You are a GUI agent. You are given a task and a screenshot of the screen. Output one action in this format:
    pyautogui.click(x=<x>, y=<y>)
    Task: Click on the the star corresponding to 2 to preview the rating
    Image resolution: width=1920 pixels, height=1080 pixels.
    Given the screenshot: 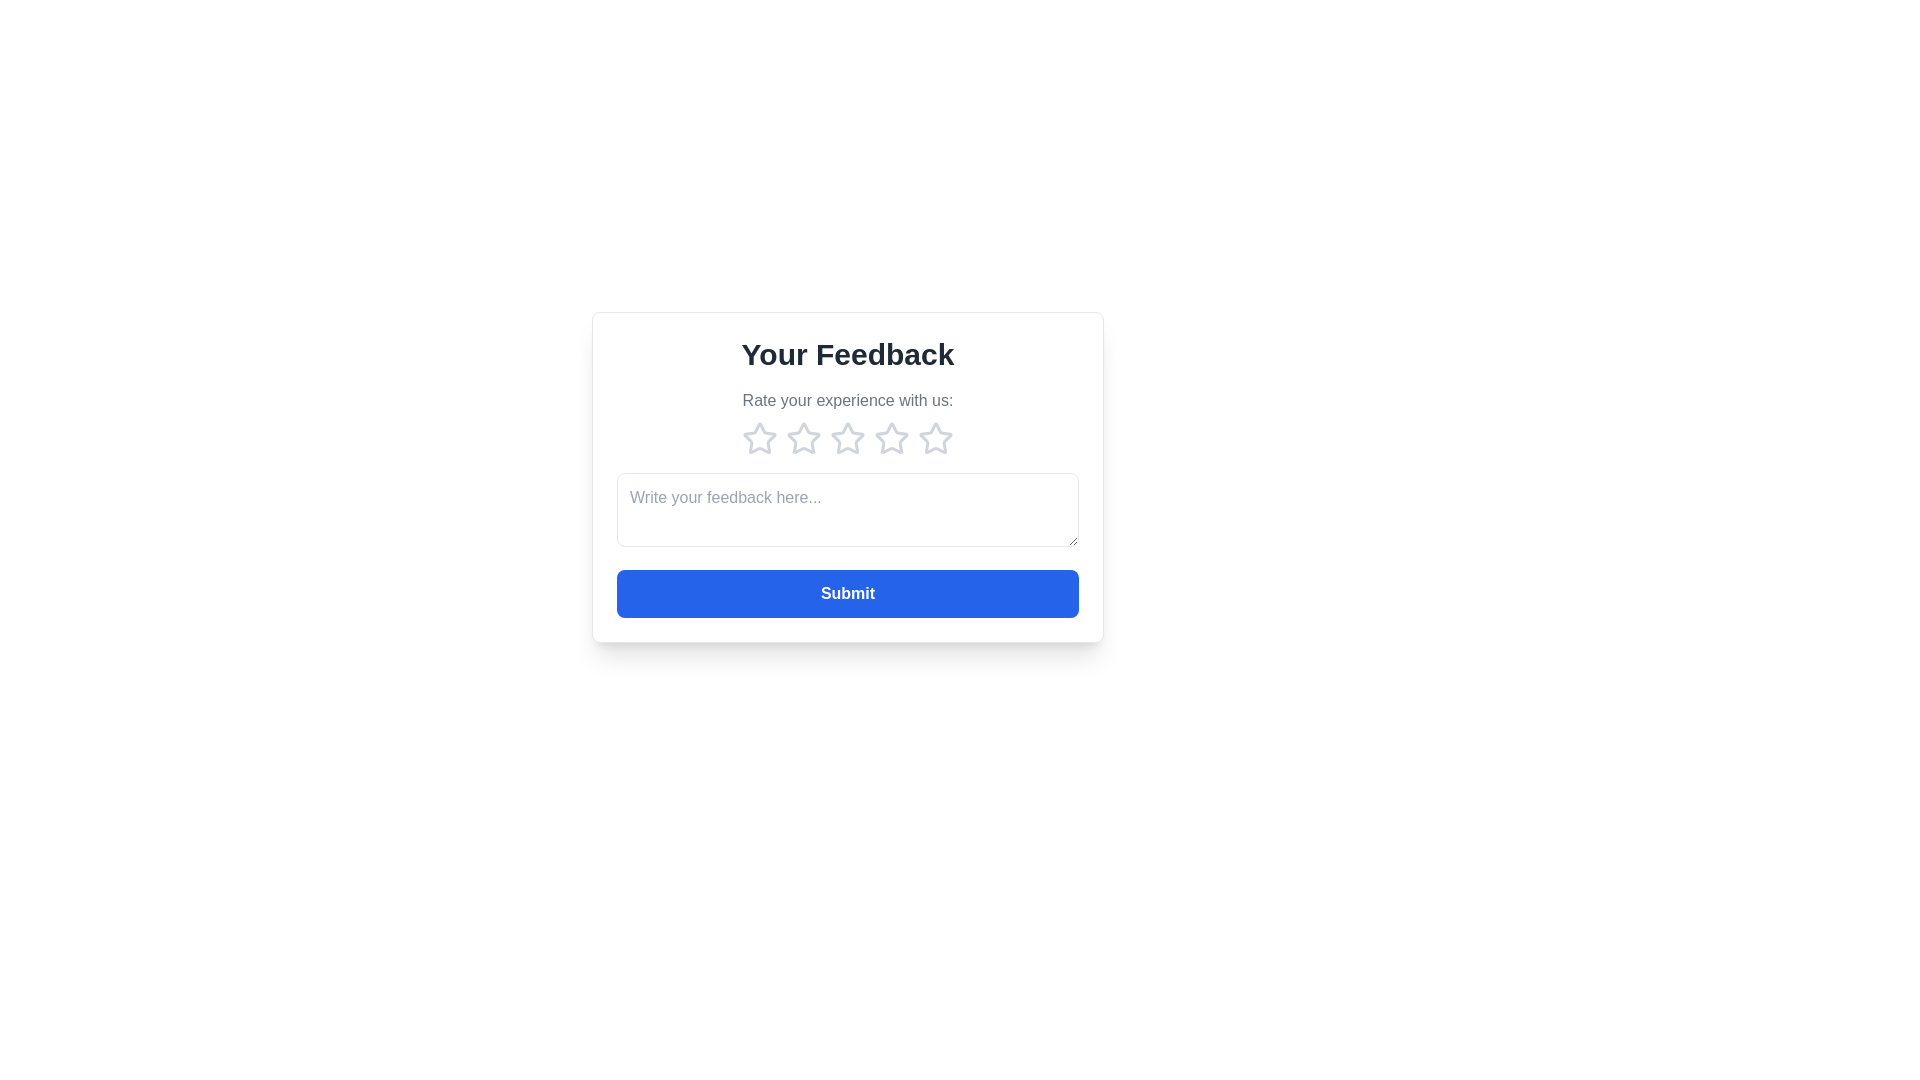 What is the action you would take?
    pyautogui.click(x=804, y=438)
    